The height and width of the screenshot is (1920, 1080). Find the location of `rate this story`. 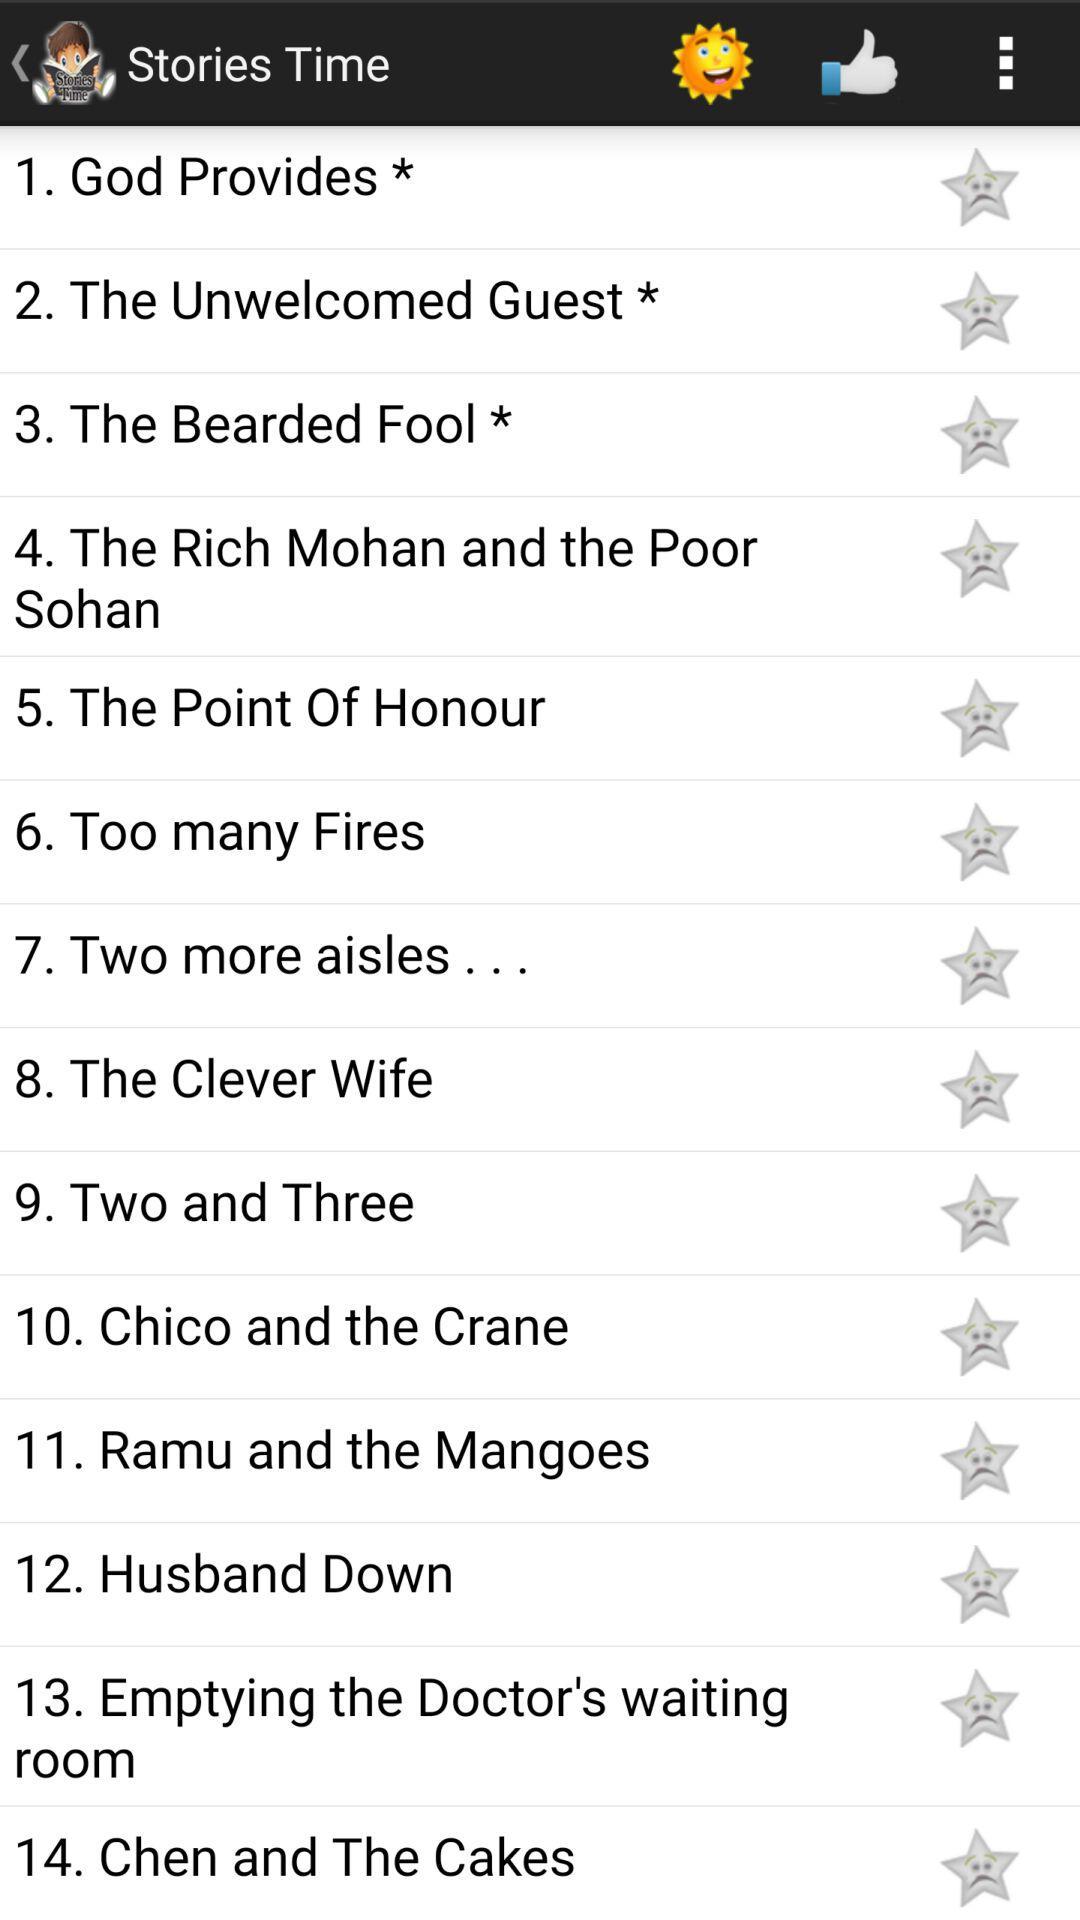

rate this story is located at coordinates (978, 1336).